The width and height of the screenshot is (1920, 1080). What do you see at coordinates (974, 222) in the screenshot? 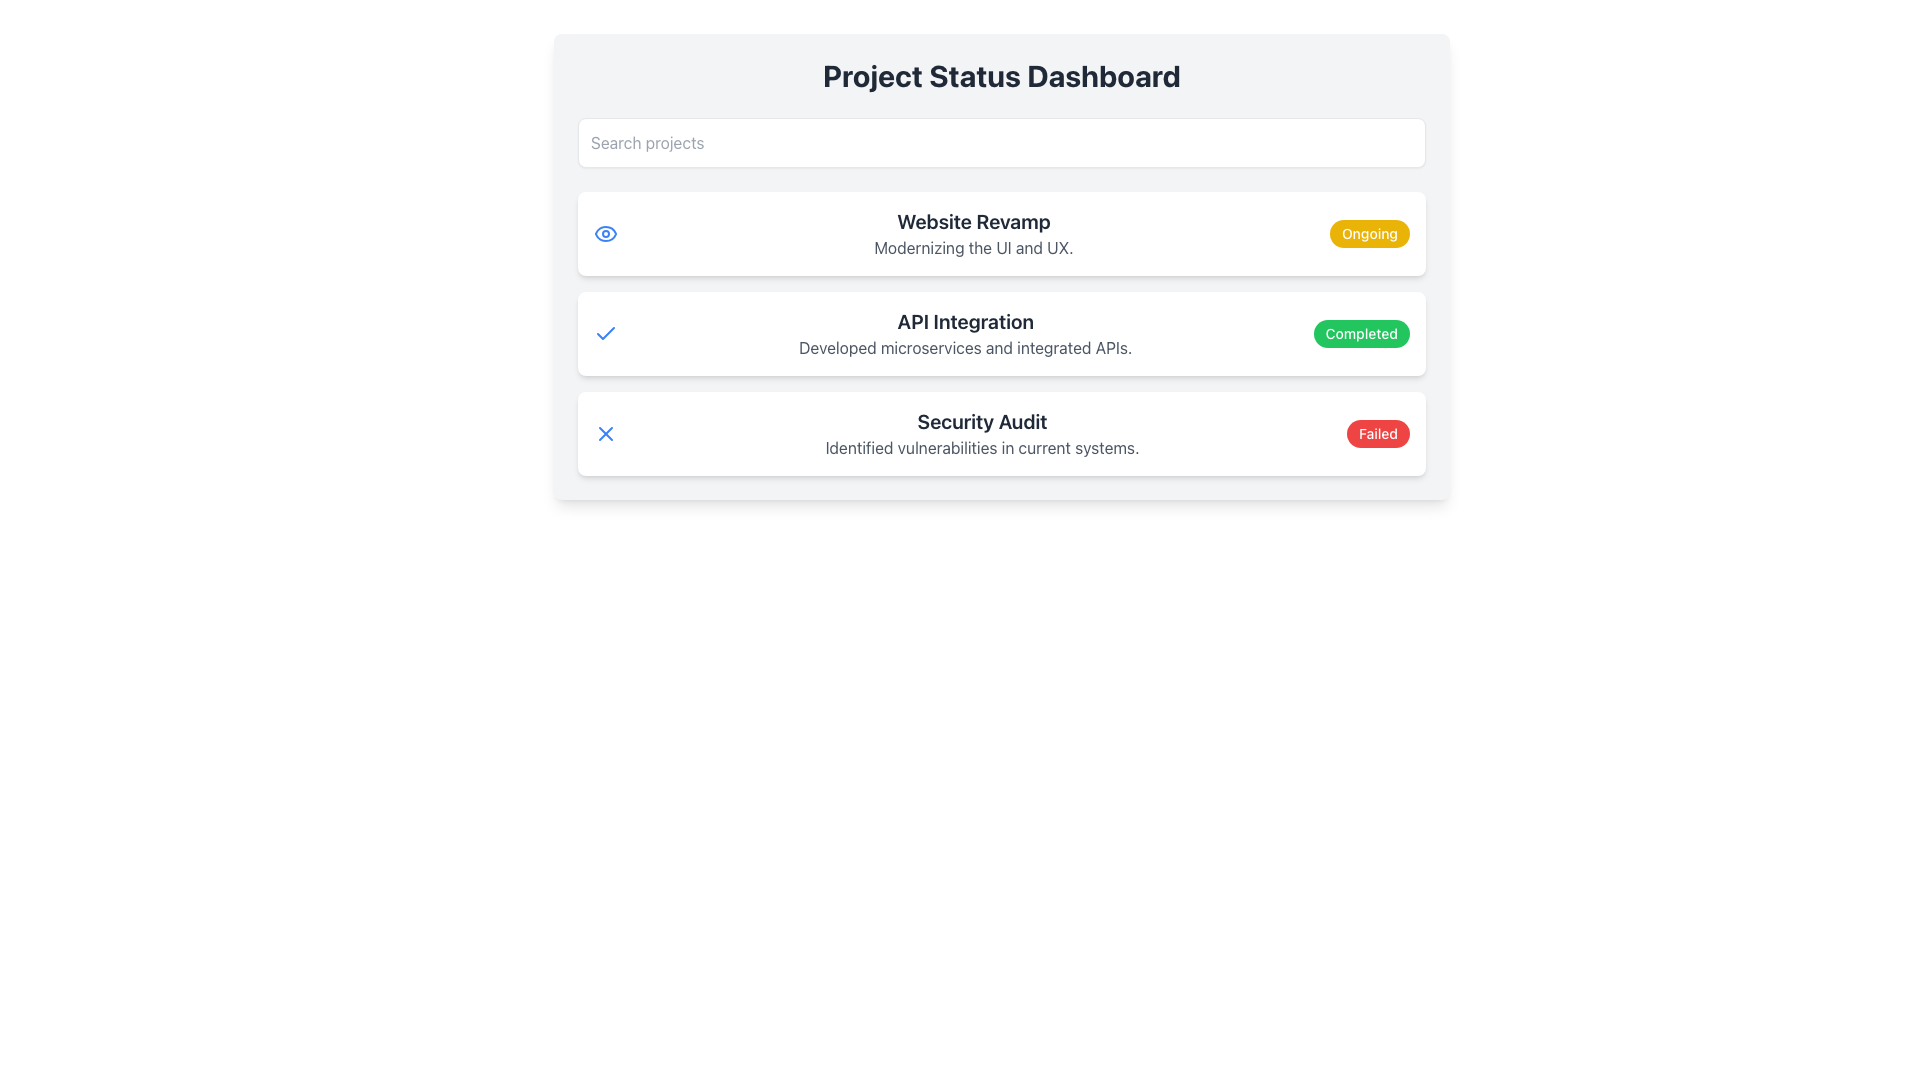
I see `the upper line of the text label that serves as the project title, located at the top-center of the interface` at bounding box center [974, 222].